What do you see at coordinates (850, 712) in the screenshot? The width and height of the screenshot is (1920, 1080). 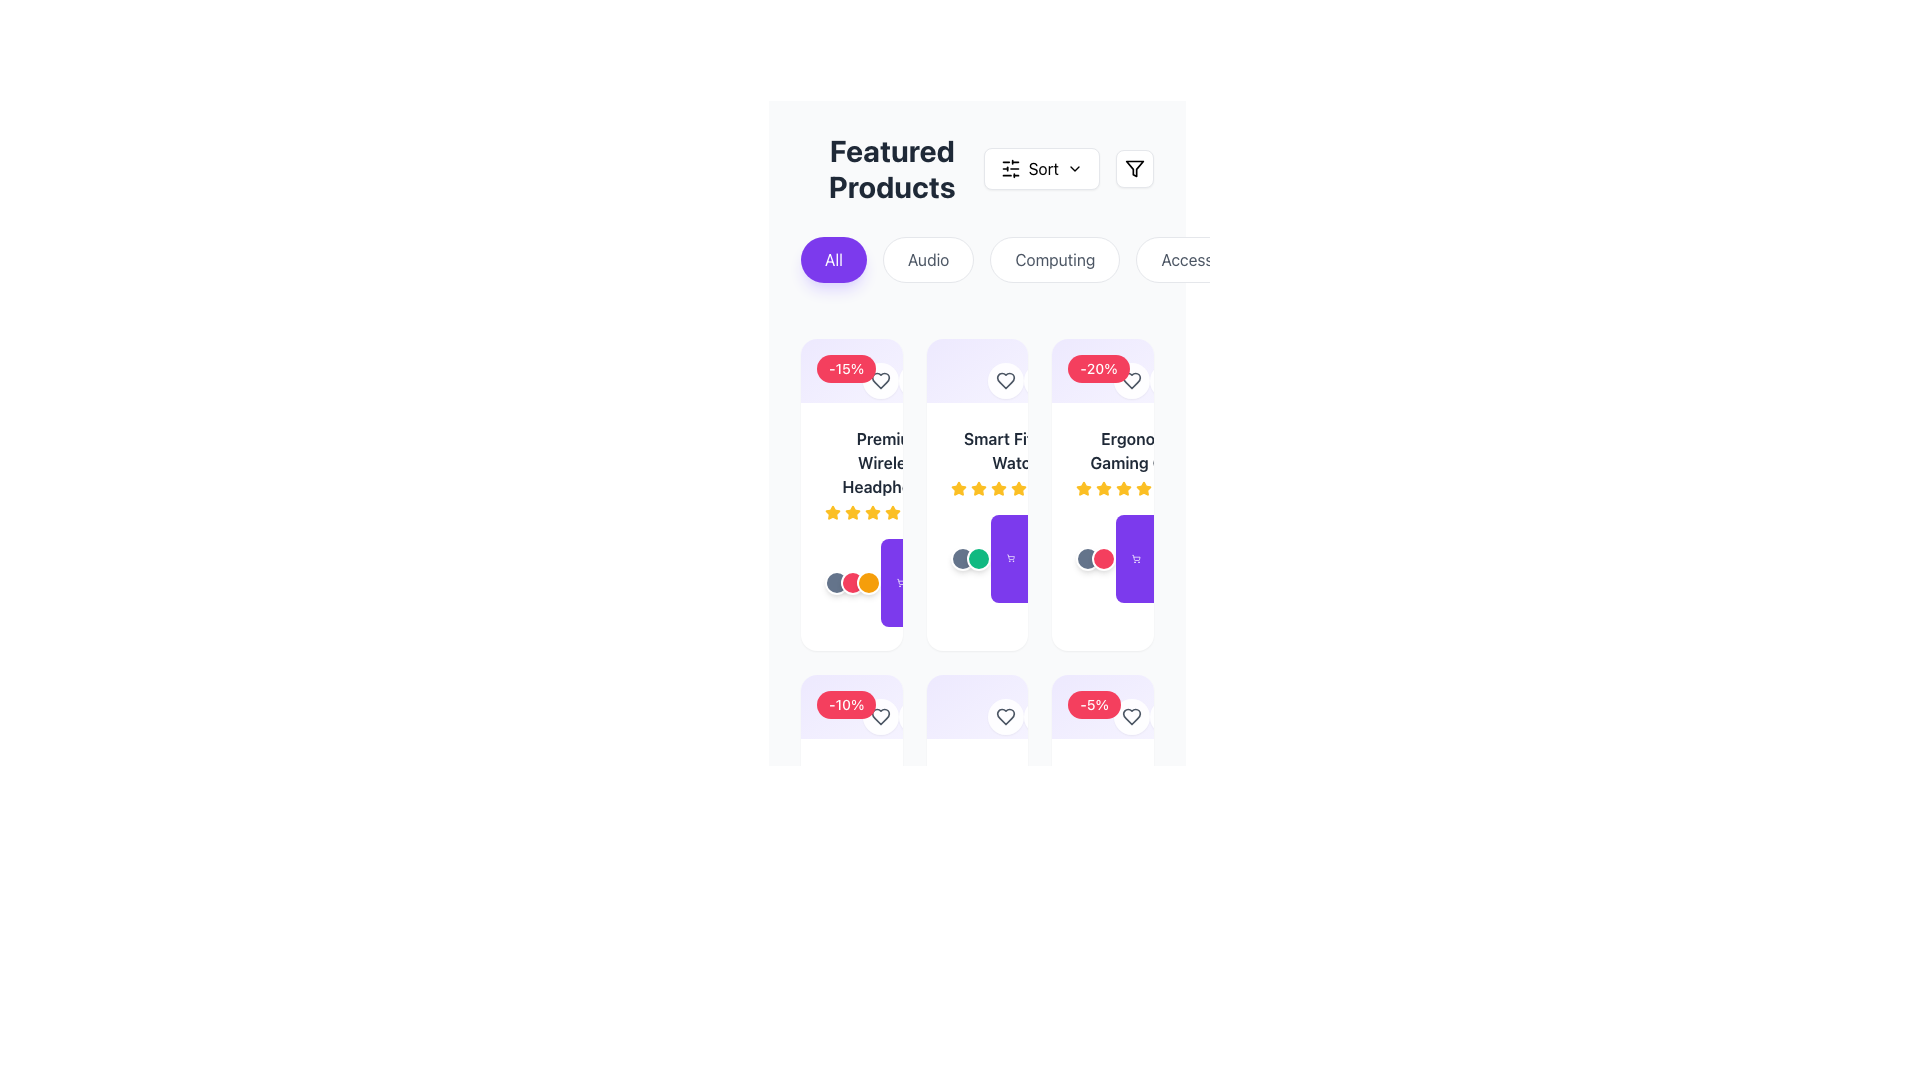 I see `the rounded badge with a red background displaying '-10%' located at the top-left corner of the product card` at bounding box center [850, 712].